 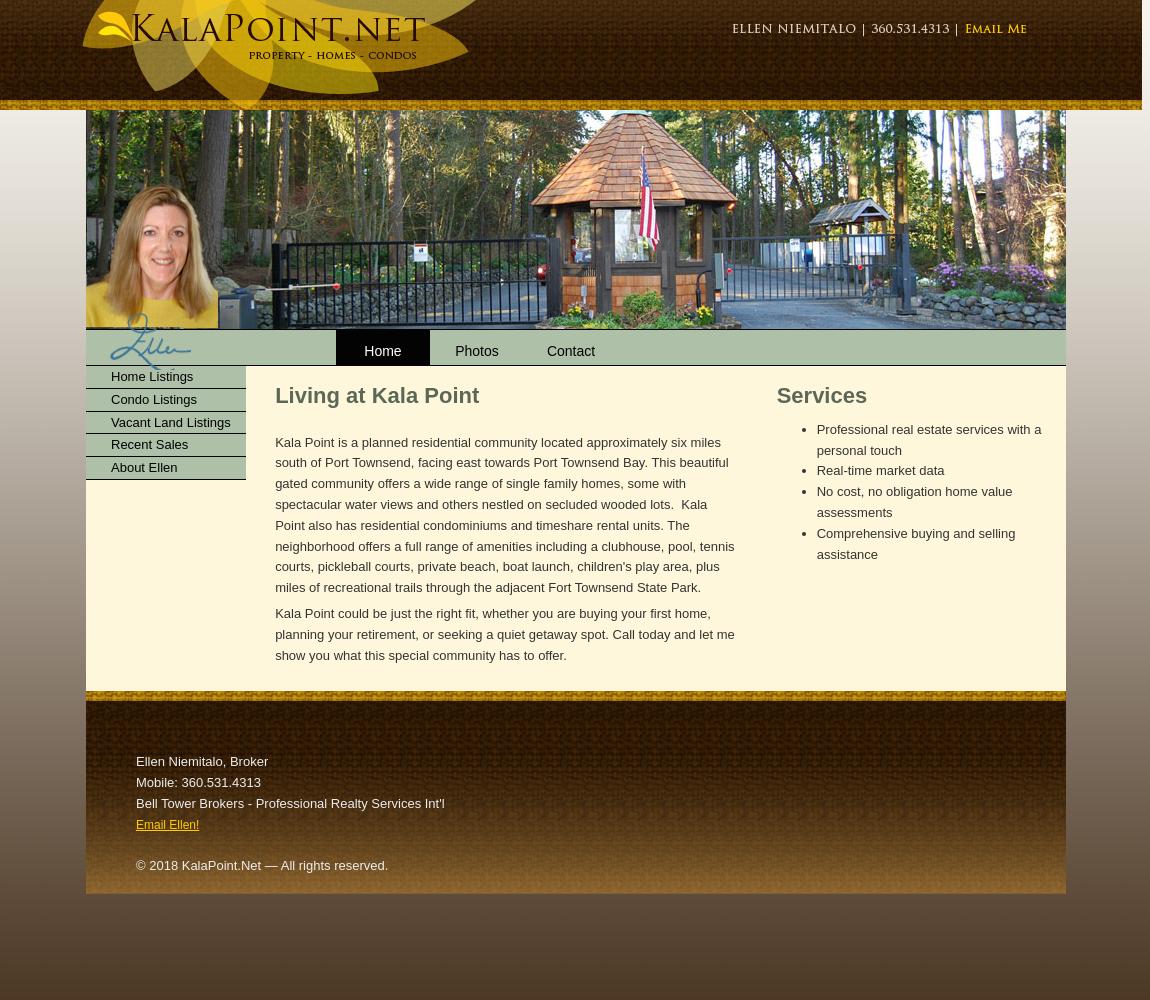 I want to click on 'Bell Tower Brokers - Professional Realty Services Int'l', so click(x=290, y=802).